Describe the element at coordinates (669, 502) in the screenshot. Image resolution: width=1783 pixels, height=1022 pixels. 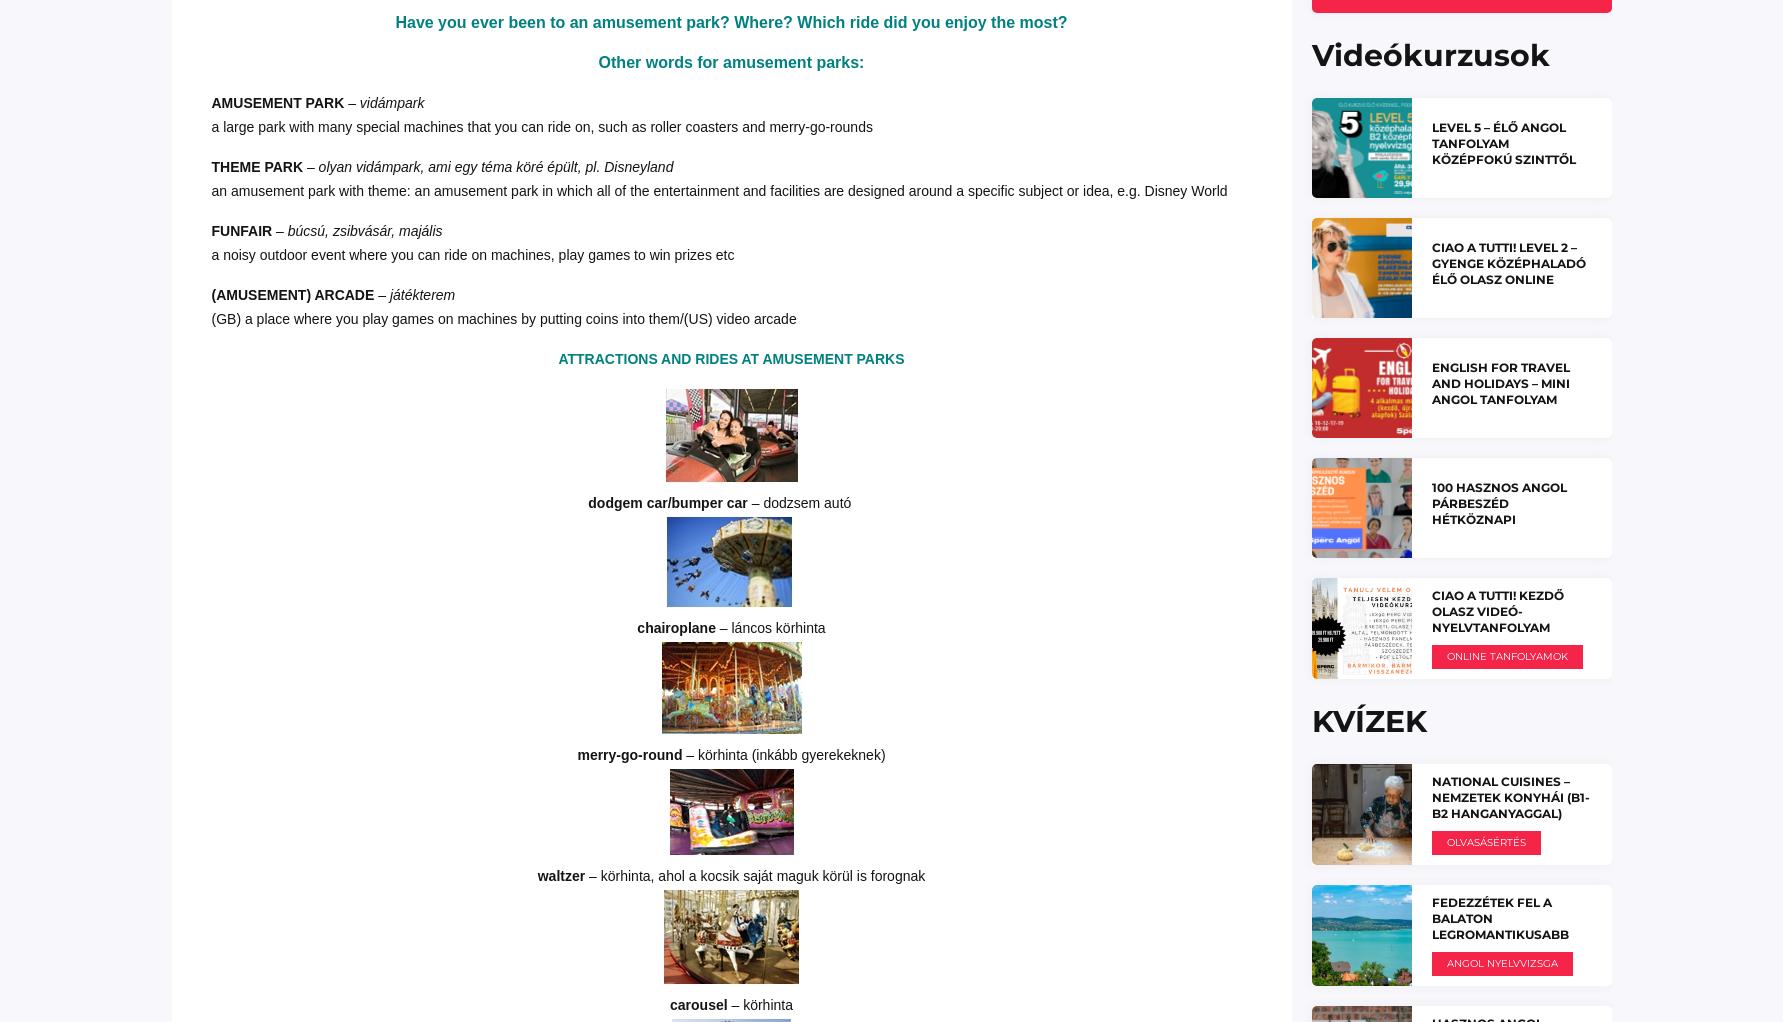
I see `'dodgem car/bumper car'` at that location.